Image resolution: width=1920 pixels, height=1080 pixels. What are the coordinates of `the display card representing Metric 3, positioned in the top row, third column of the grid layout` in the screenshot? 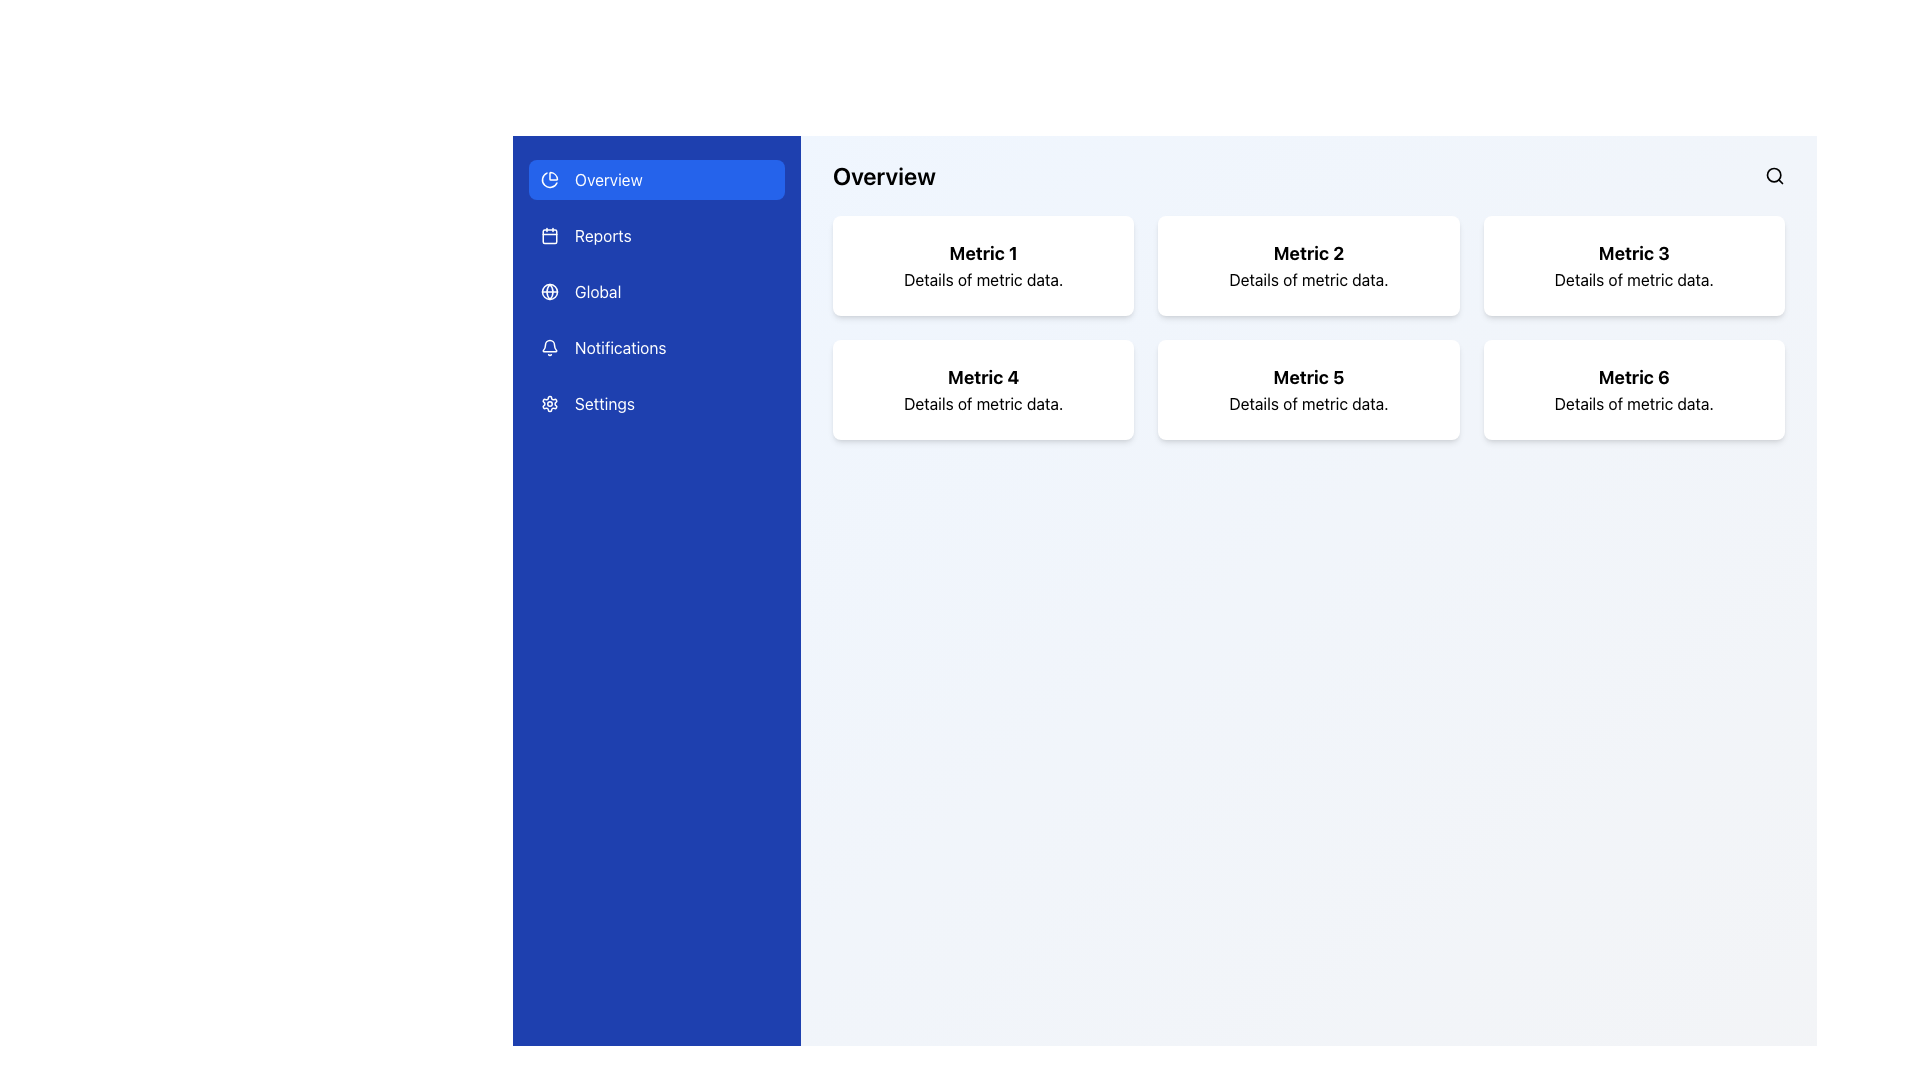 It's located at (1634, 265).